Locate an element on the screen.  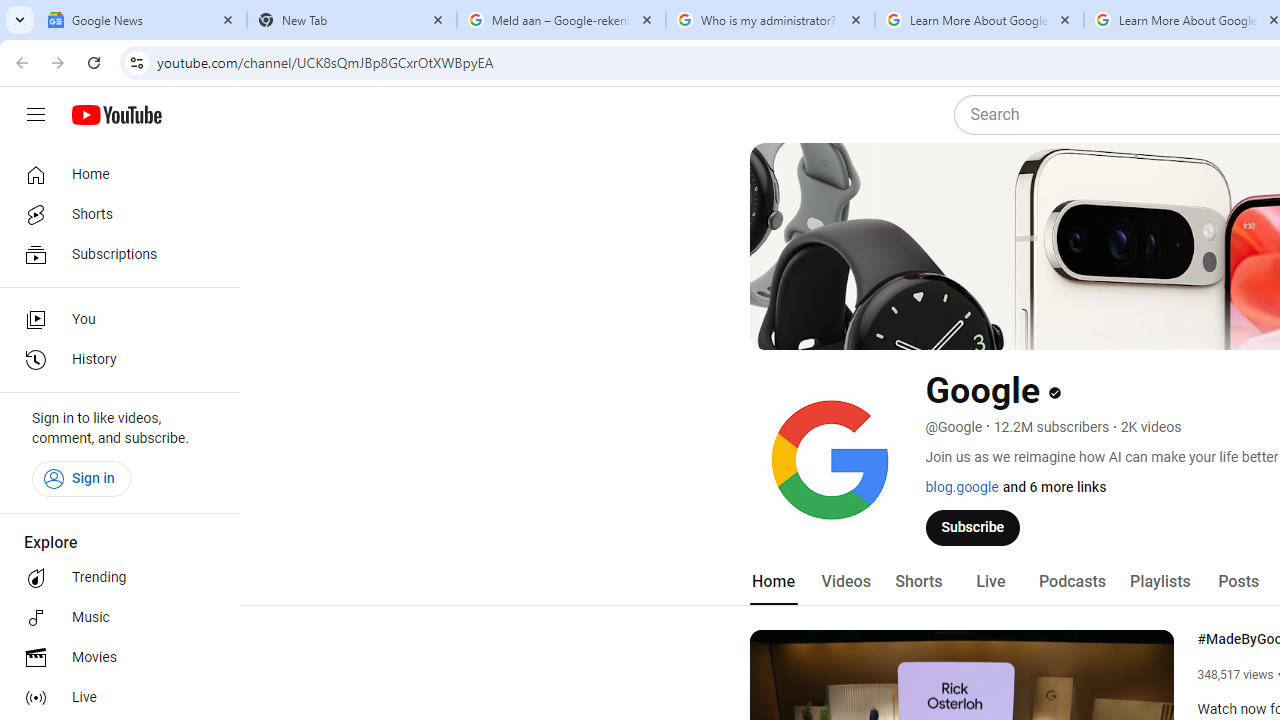
'Playlists' is located at coordinates (1160, 581).